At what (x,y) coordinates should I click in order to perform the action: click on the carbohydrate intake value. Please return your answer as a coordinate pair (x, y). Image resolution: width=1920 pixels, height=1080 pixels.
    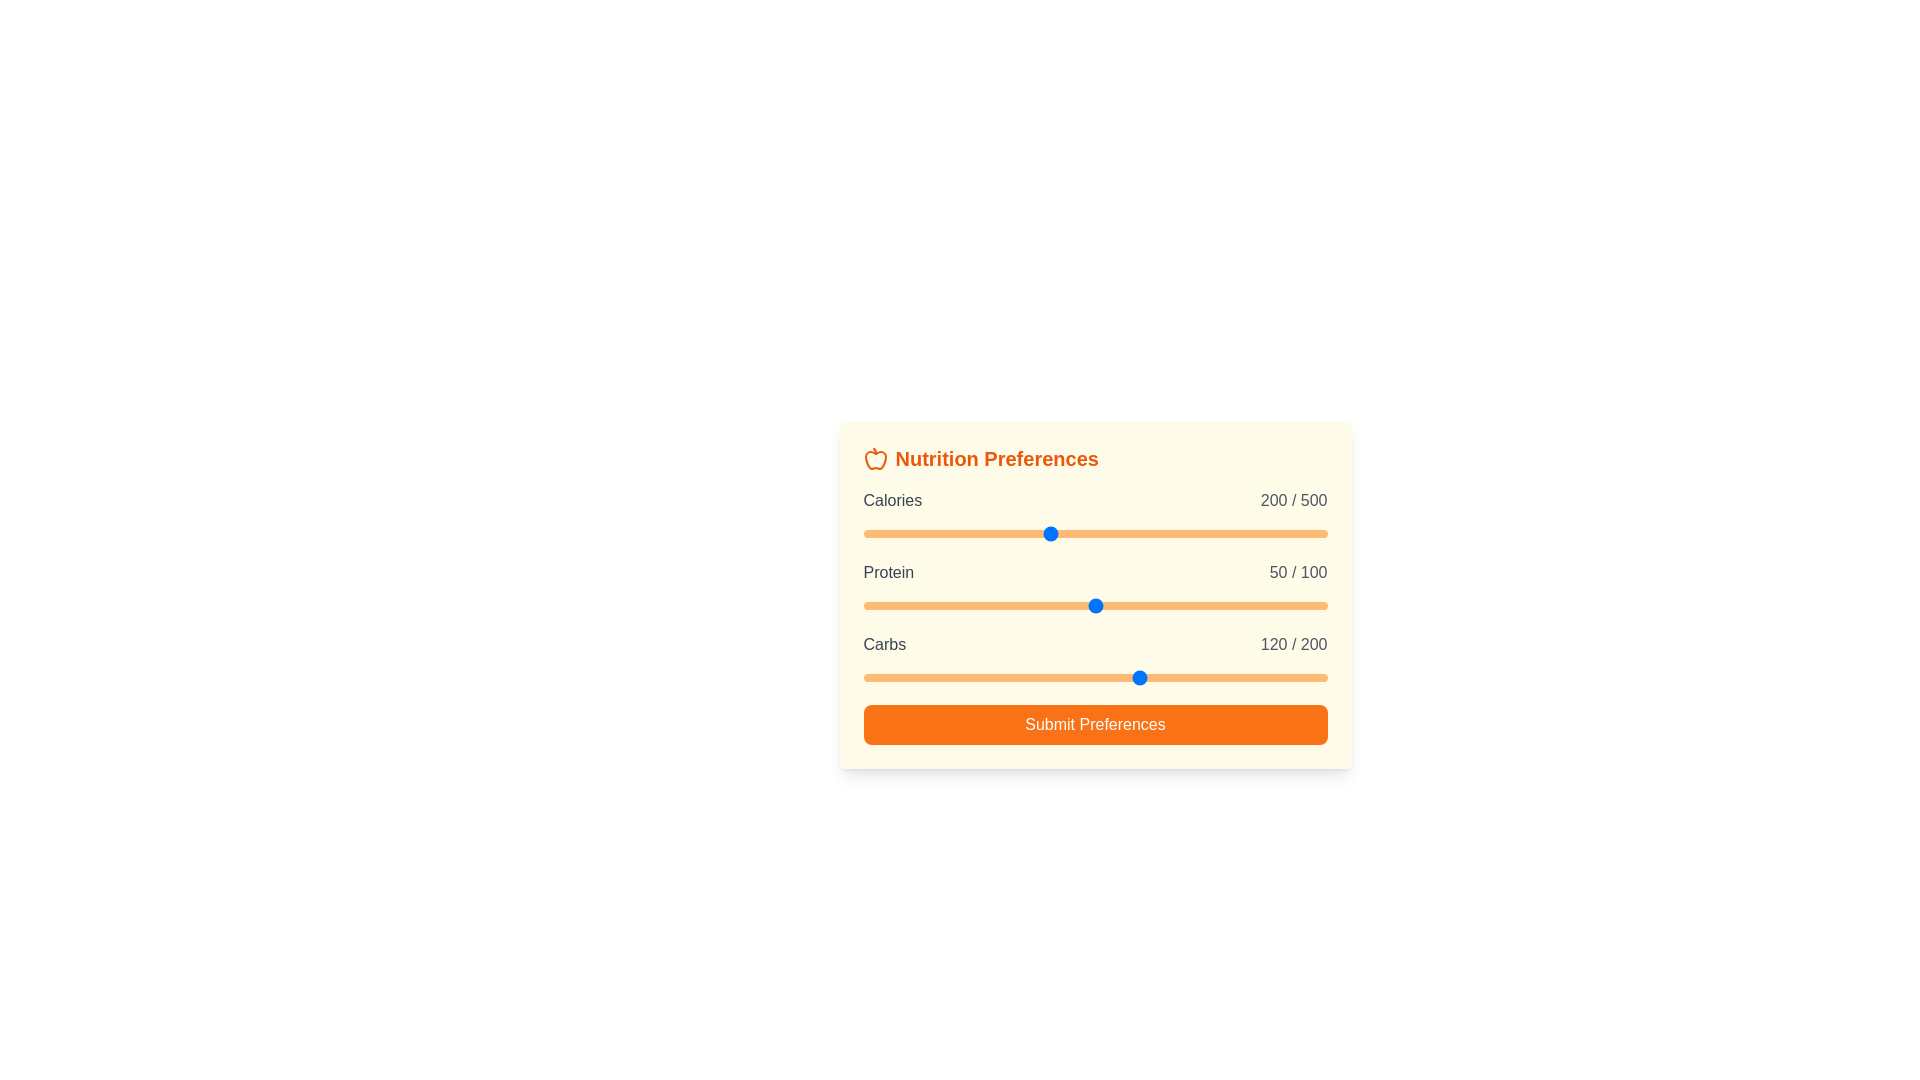
    Looking at the image, I should click on (1112, 677).